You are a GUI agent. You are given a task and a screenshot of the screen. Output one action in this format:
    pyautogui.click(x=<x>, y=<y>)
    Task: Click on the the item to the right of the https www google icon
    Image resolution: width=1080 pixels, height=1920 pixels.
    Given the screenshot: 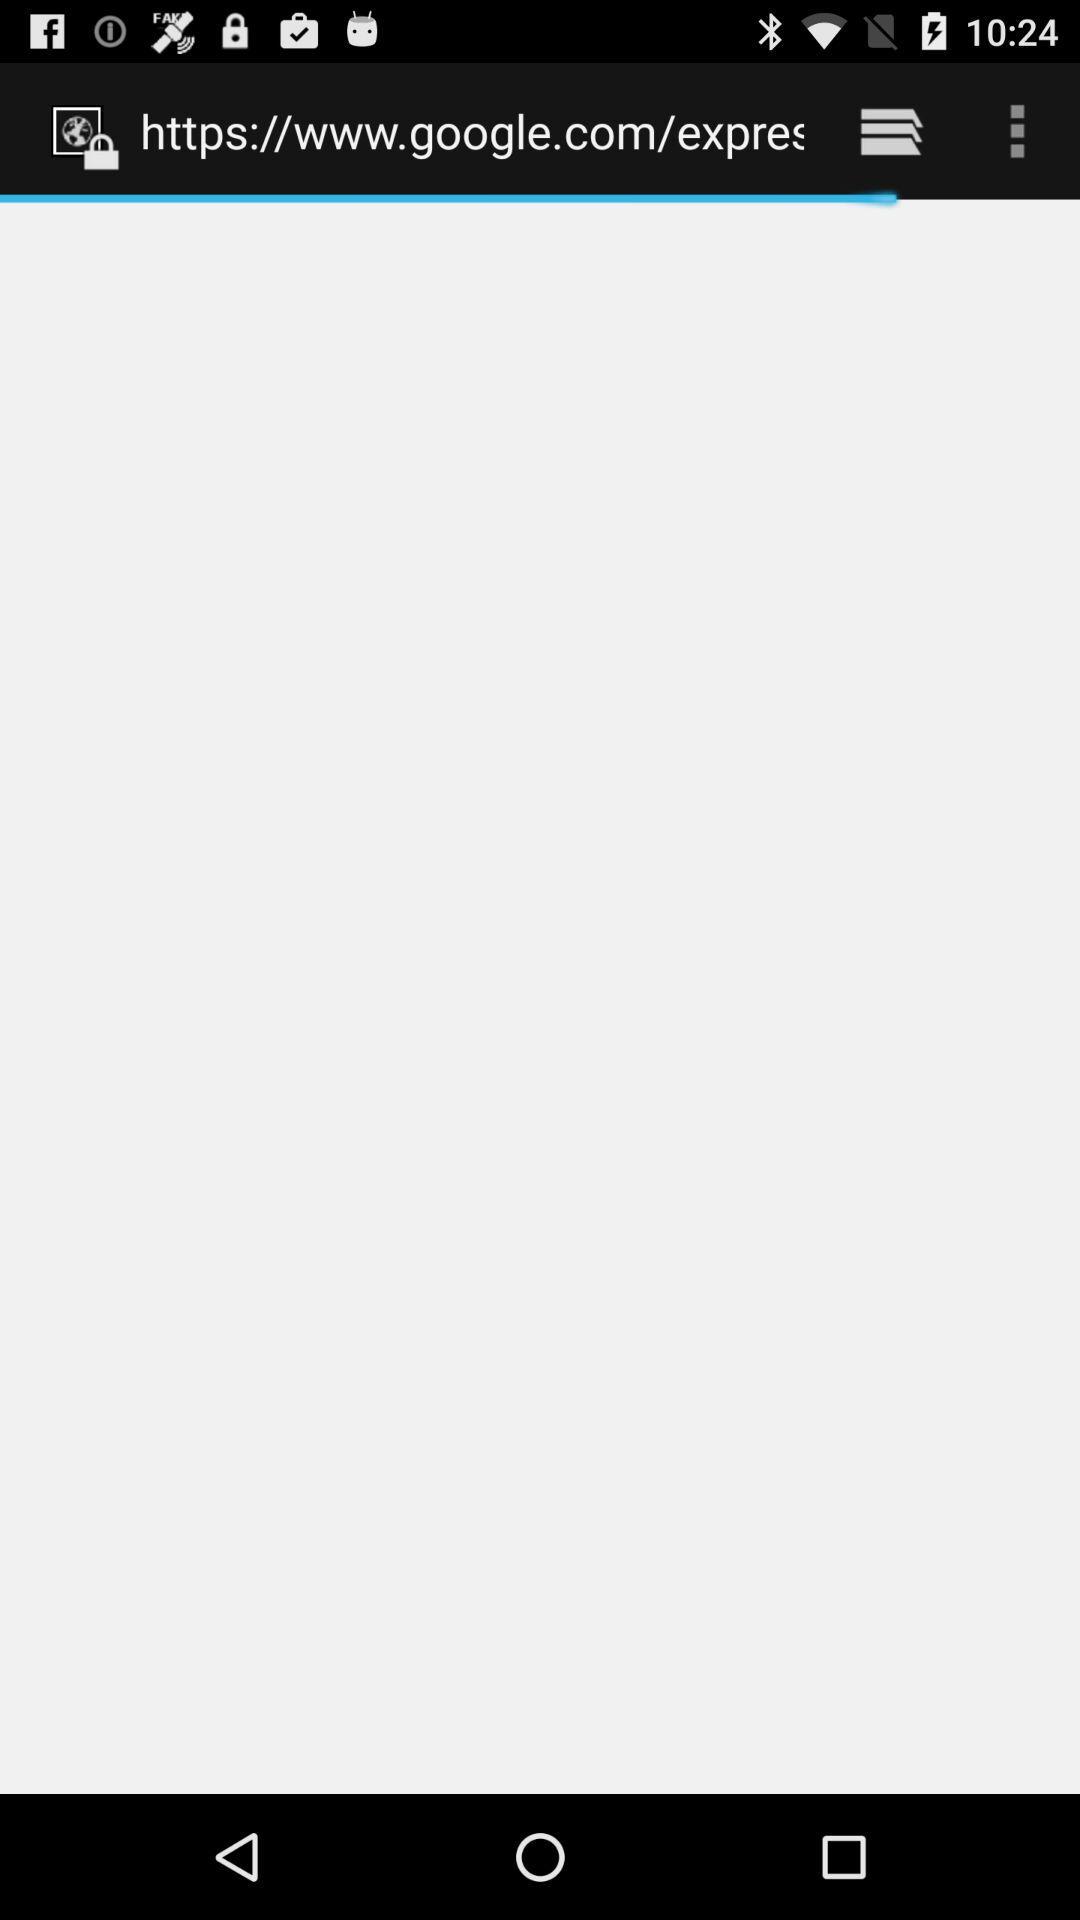 What is the action you would take?
    pyautogui.click(x=890, y=130)
    